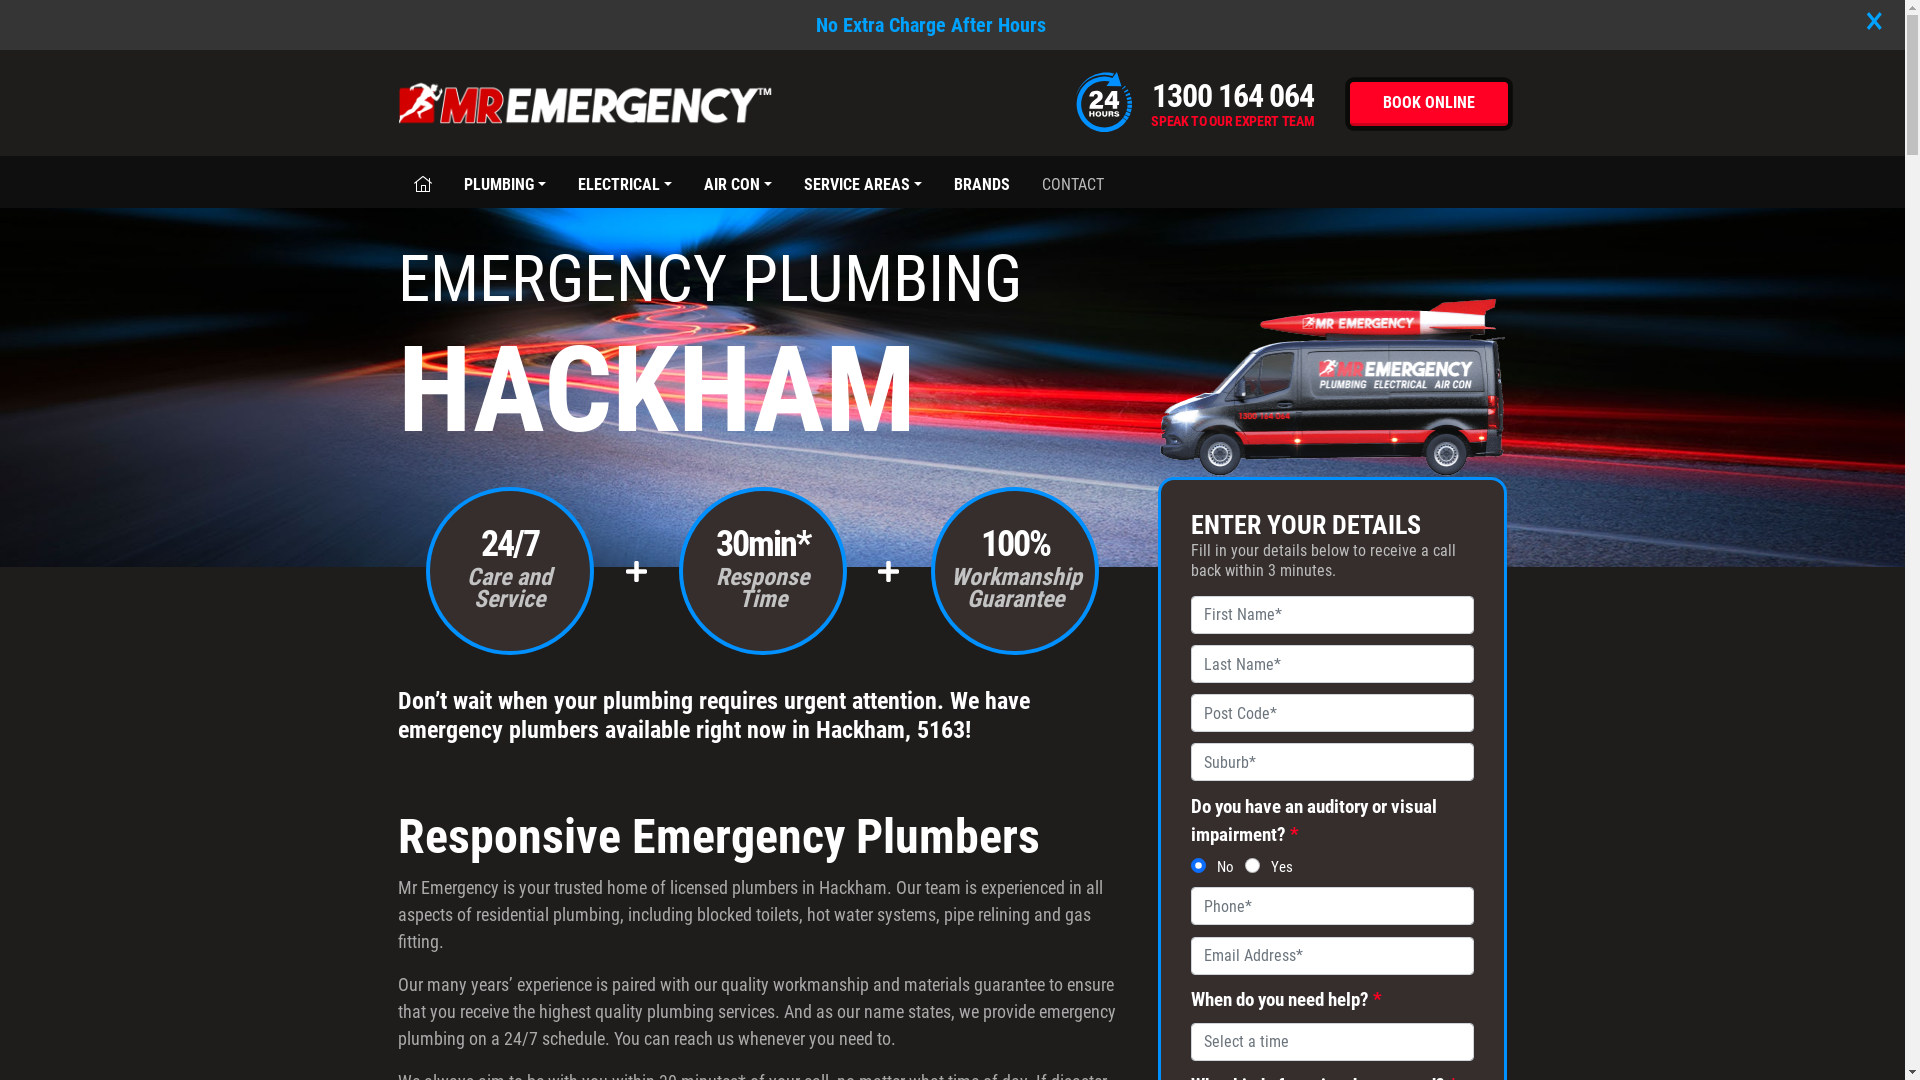 The image size is (1920, 1080). I want to click on 'PLUMBING', so click(504, 182).